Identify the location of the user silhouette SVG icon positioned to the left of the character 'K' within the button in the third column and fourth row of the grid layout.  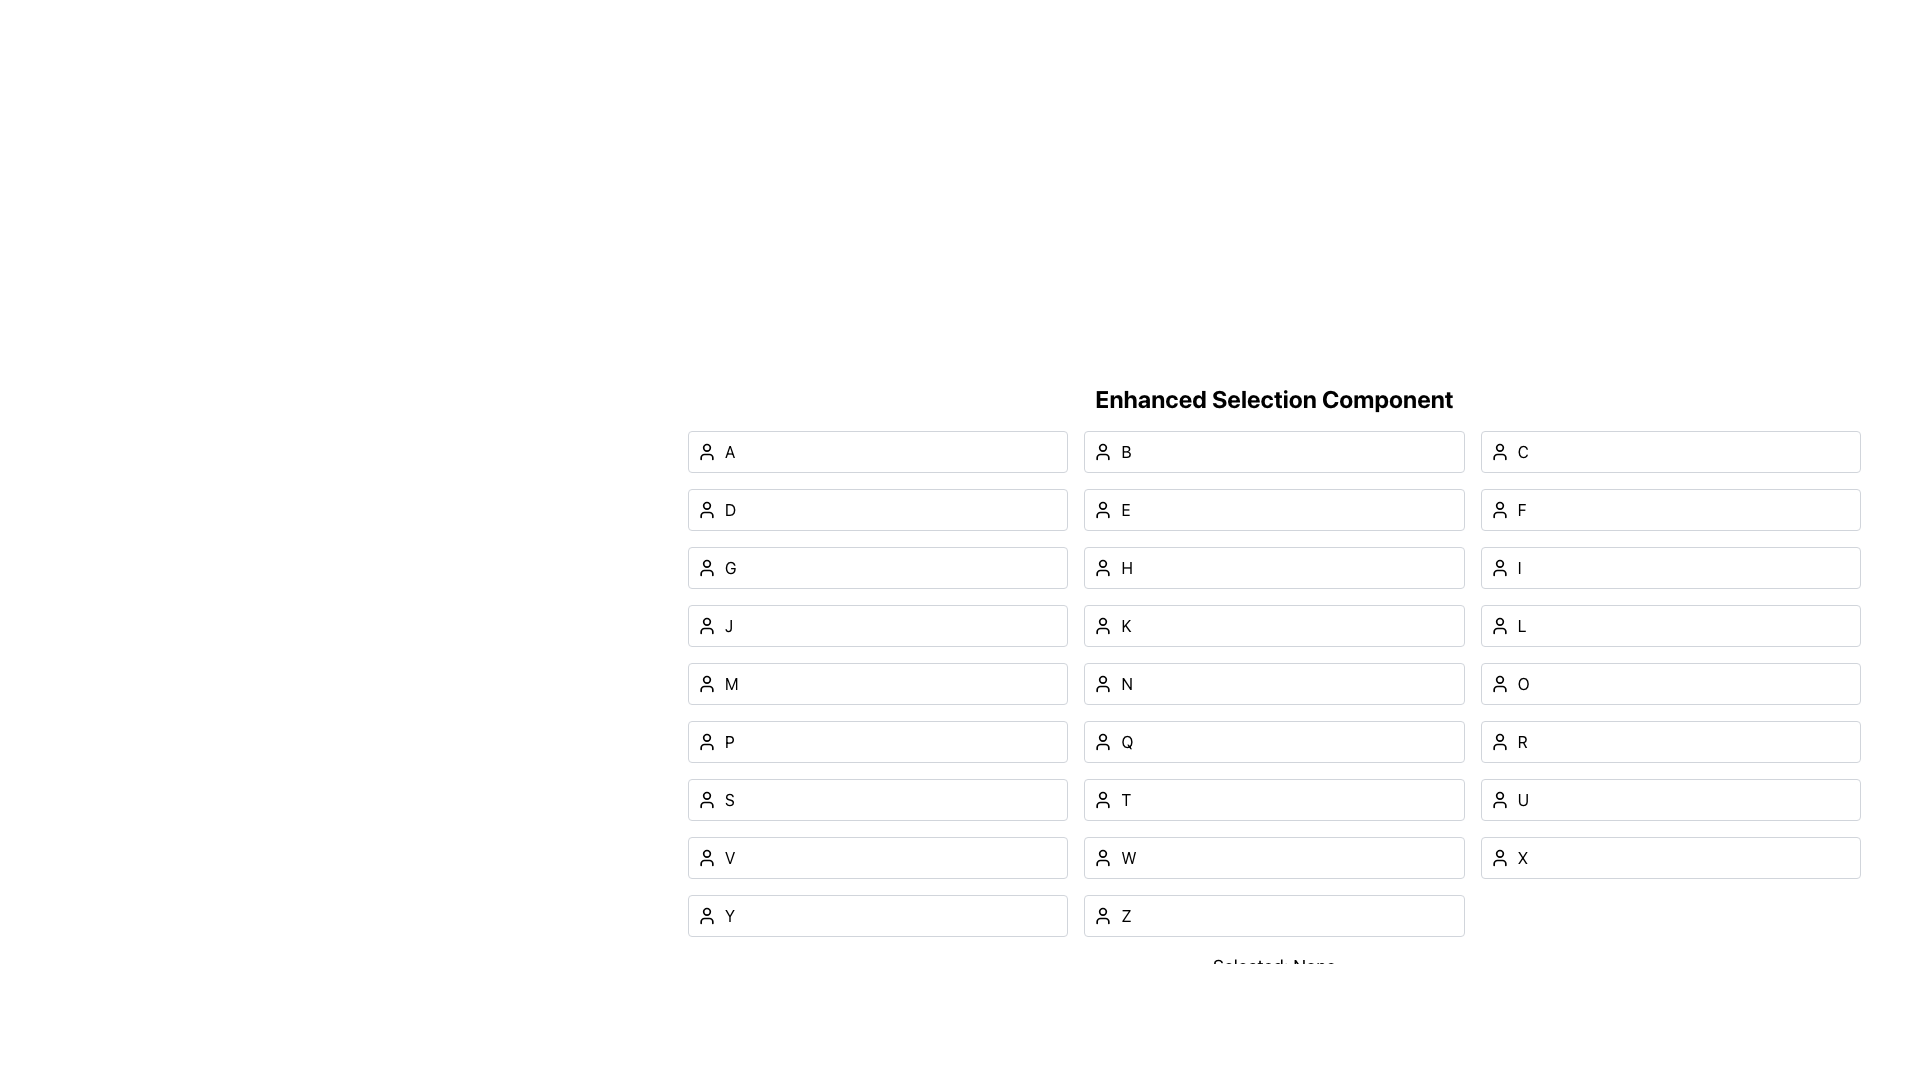
(1102, 624).